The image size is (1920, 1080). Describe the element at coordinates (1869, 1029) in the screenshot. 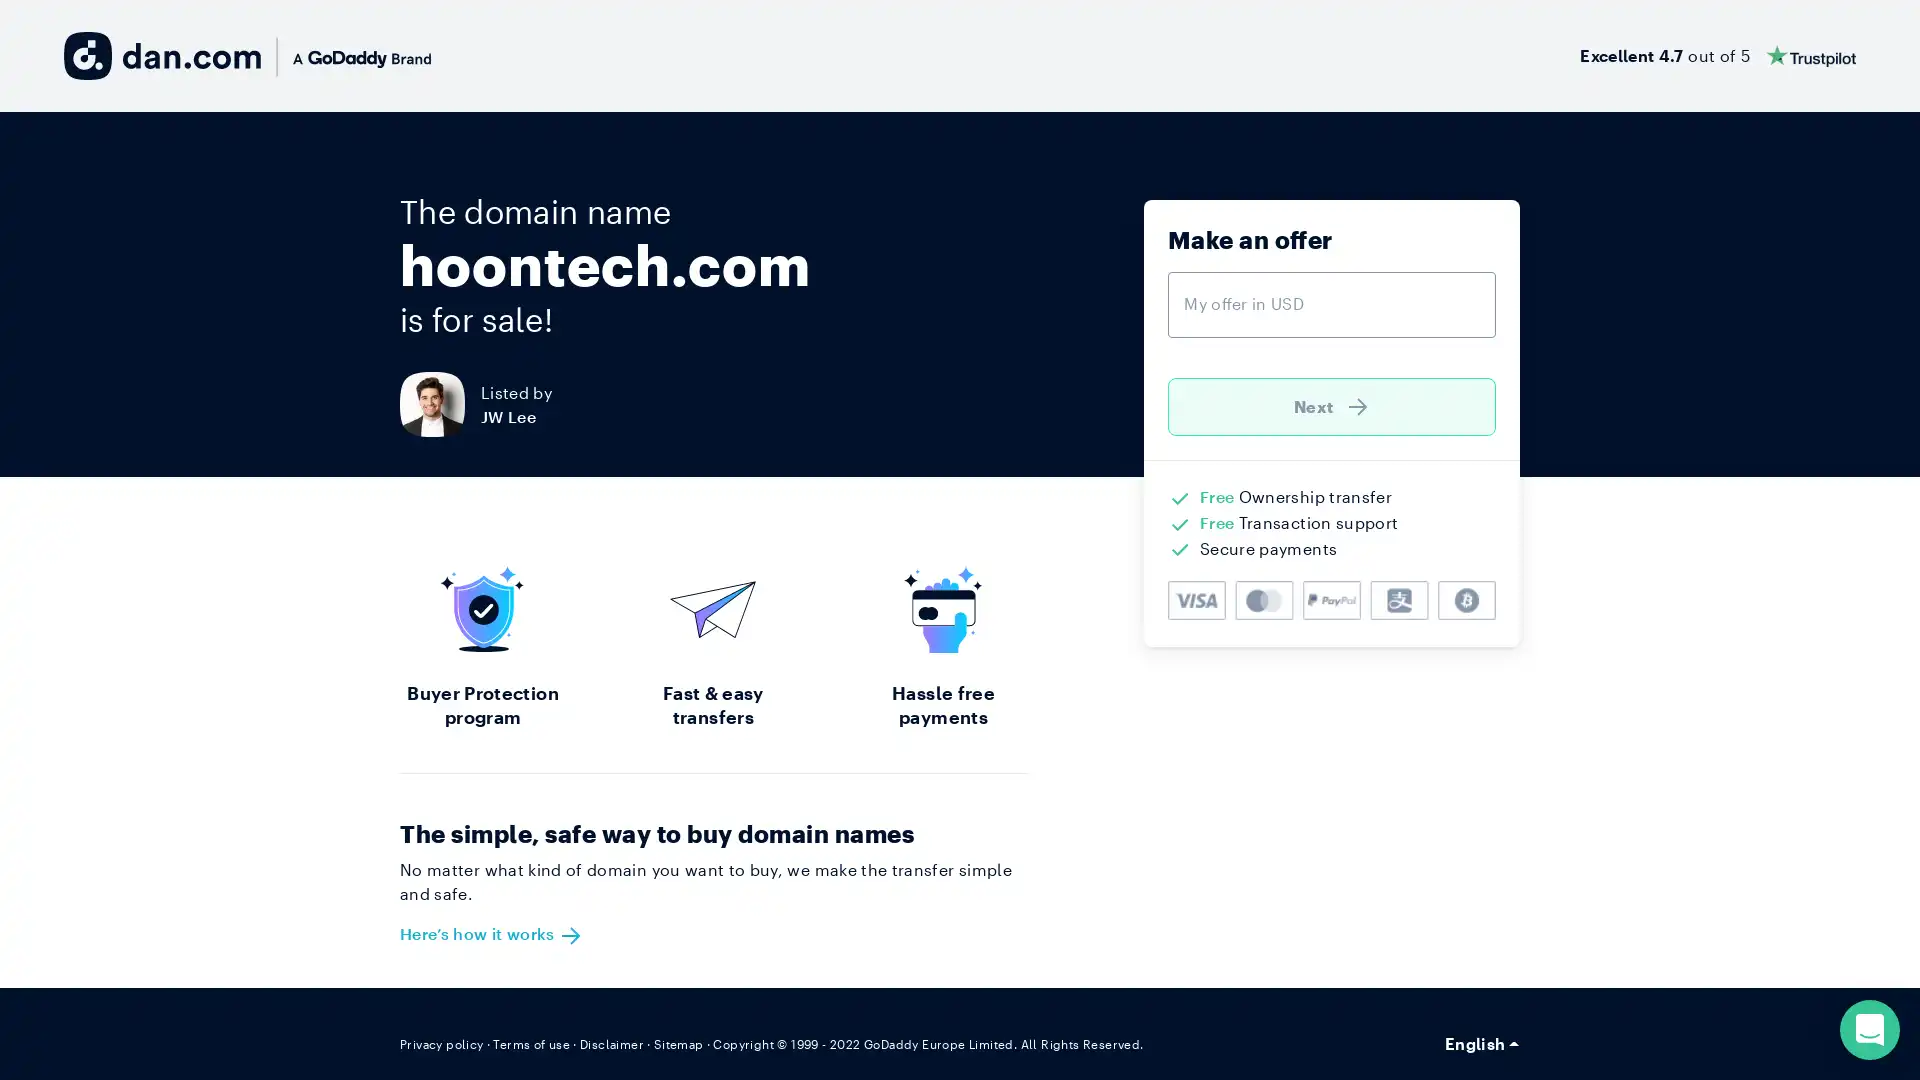

I see `Open Intercom Messenger` at that location.